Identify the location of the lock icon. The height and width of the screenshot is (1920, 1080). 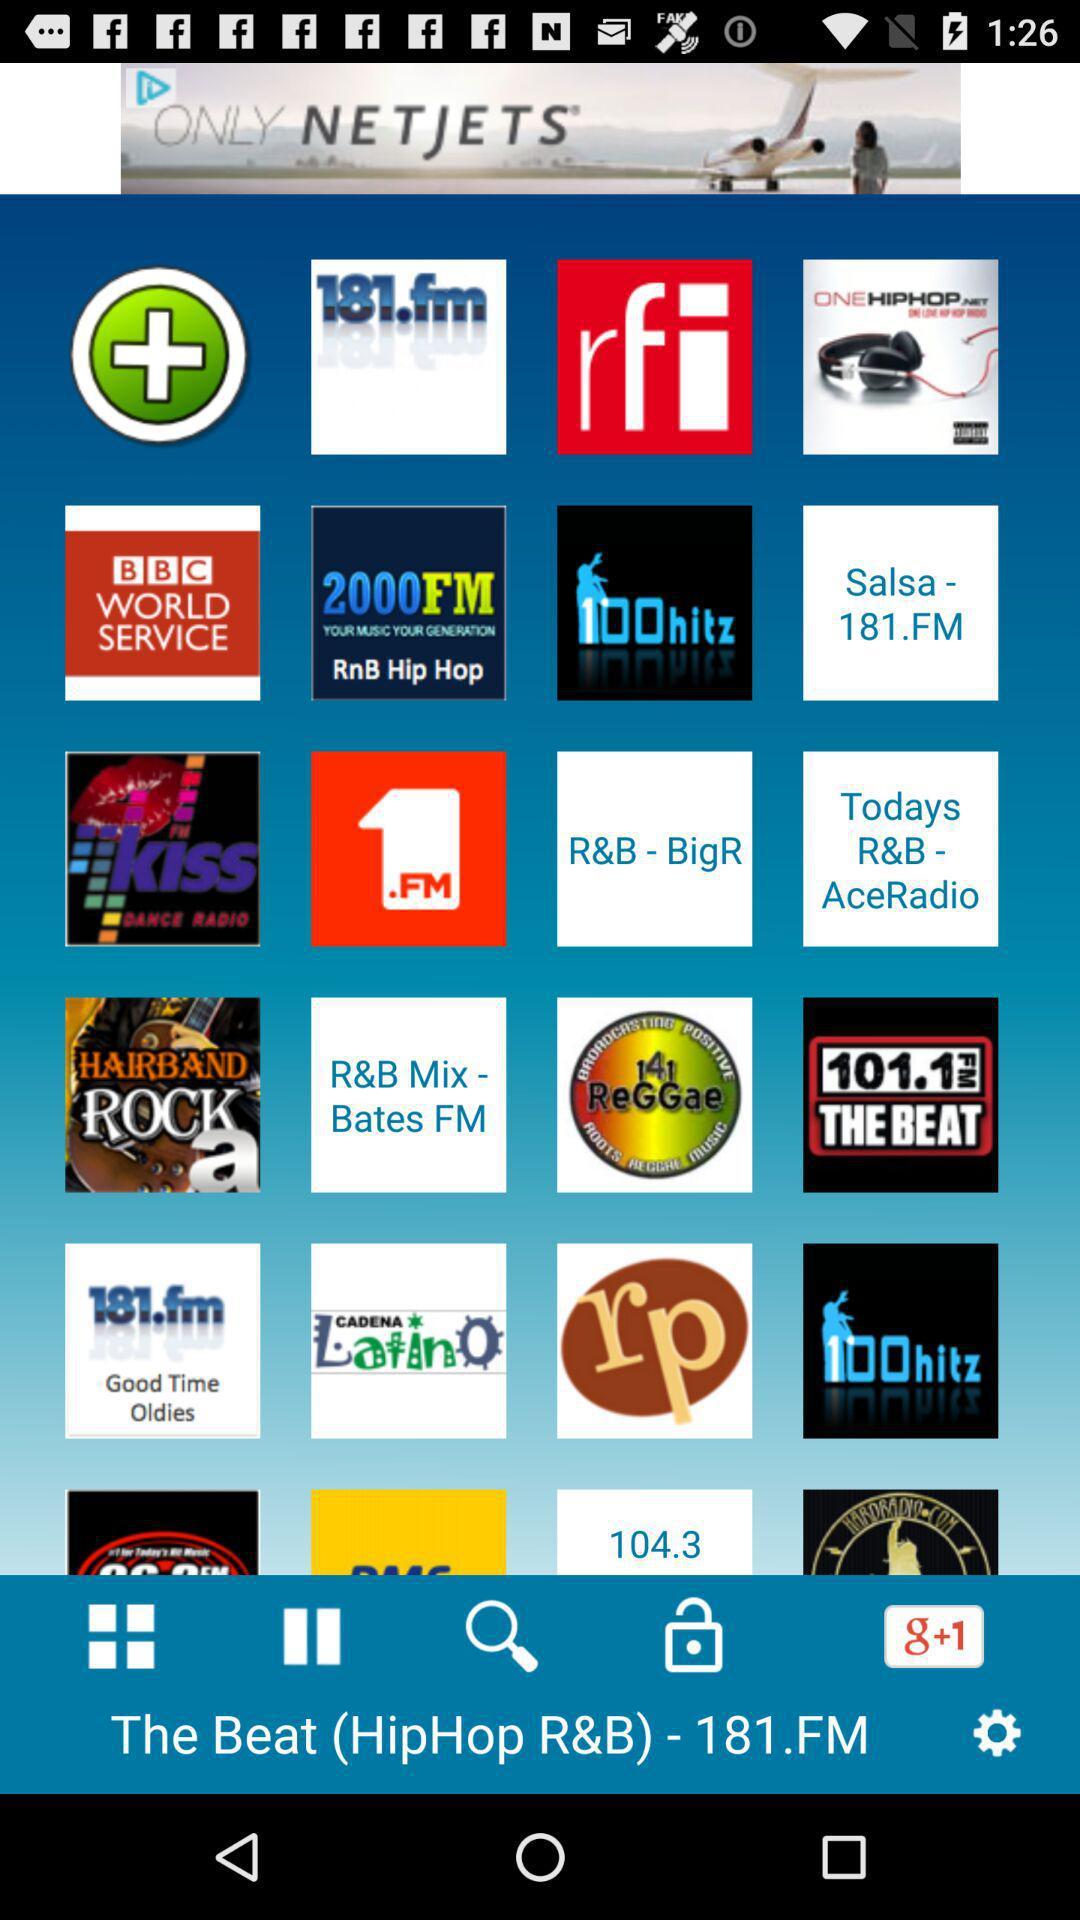
(692, 1750).